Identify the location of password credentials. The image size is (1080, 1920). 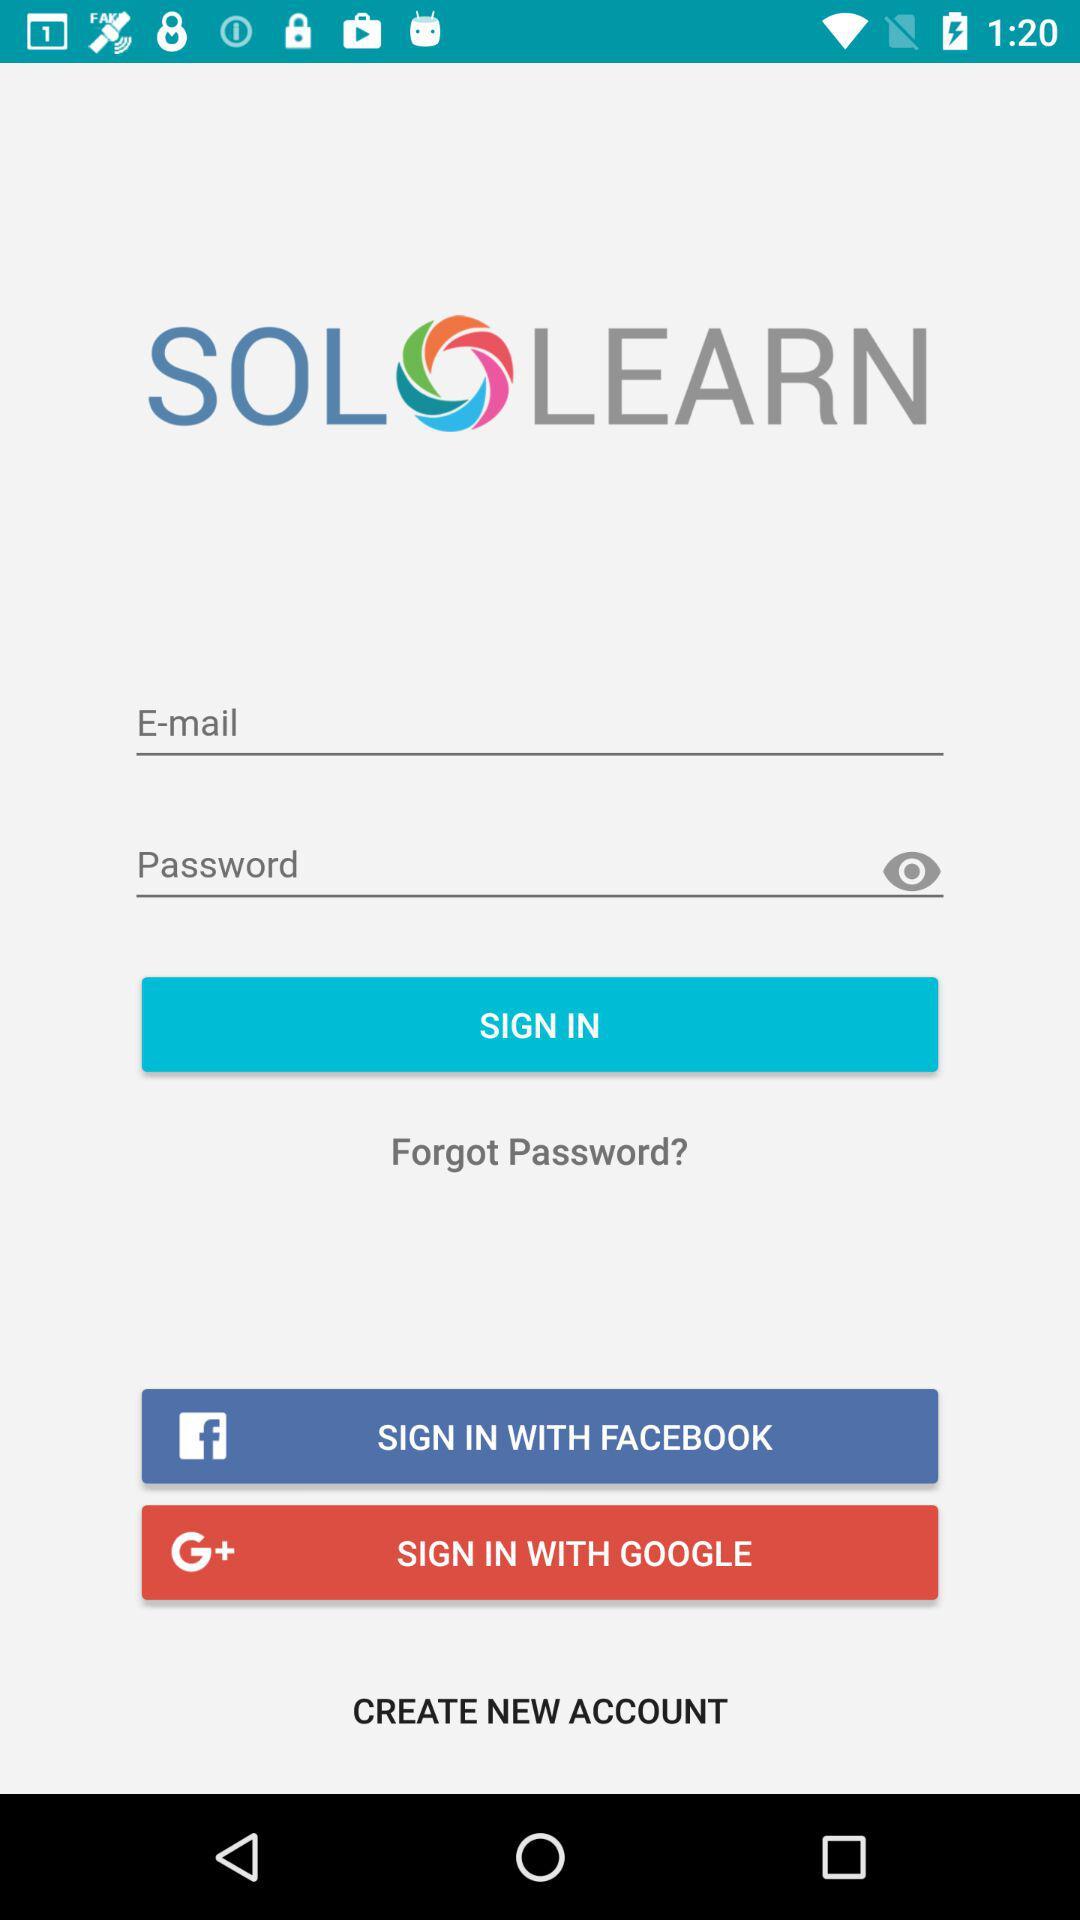
(540, 865).